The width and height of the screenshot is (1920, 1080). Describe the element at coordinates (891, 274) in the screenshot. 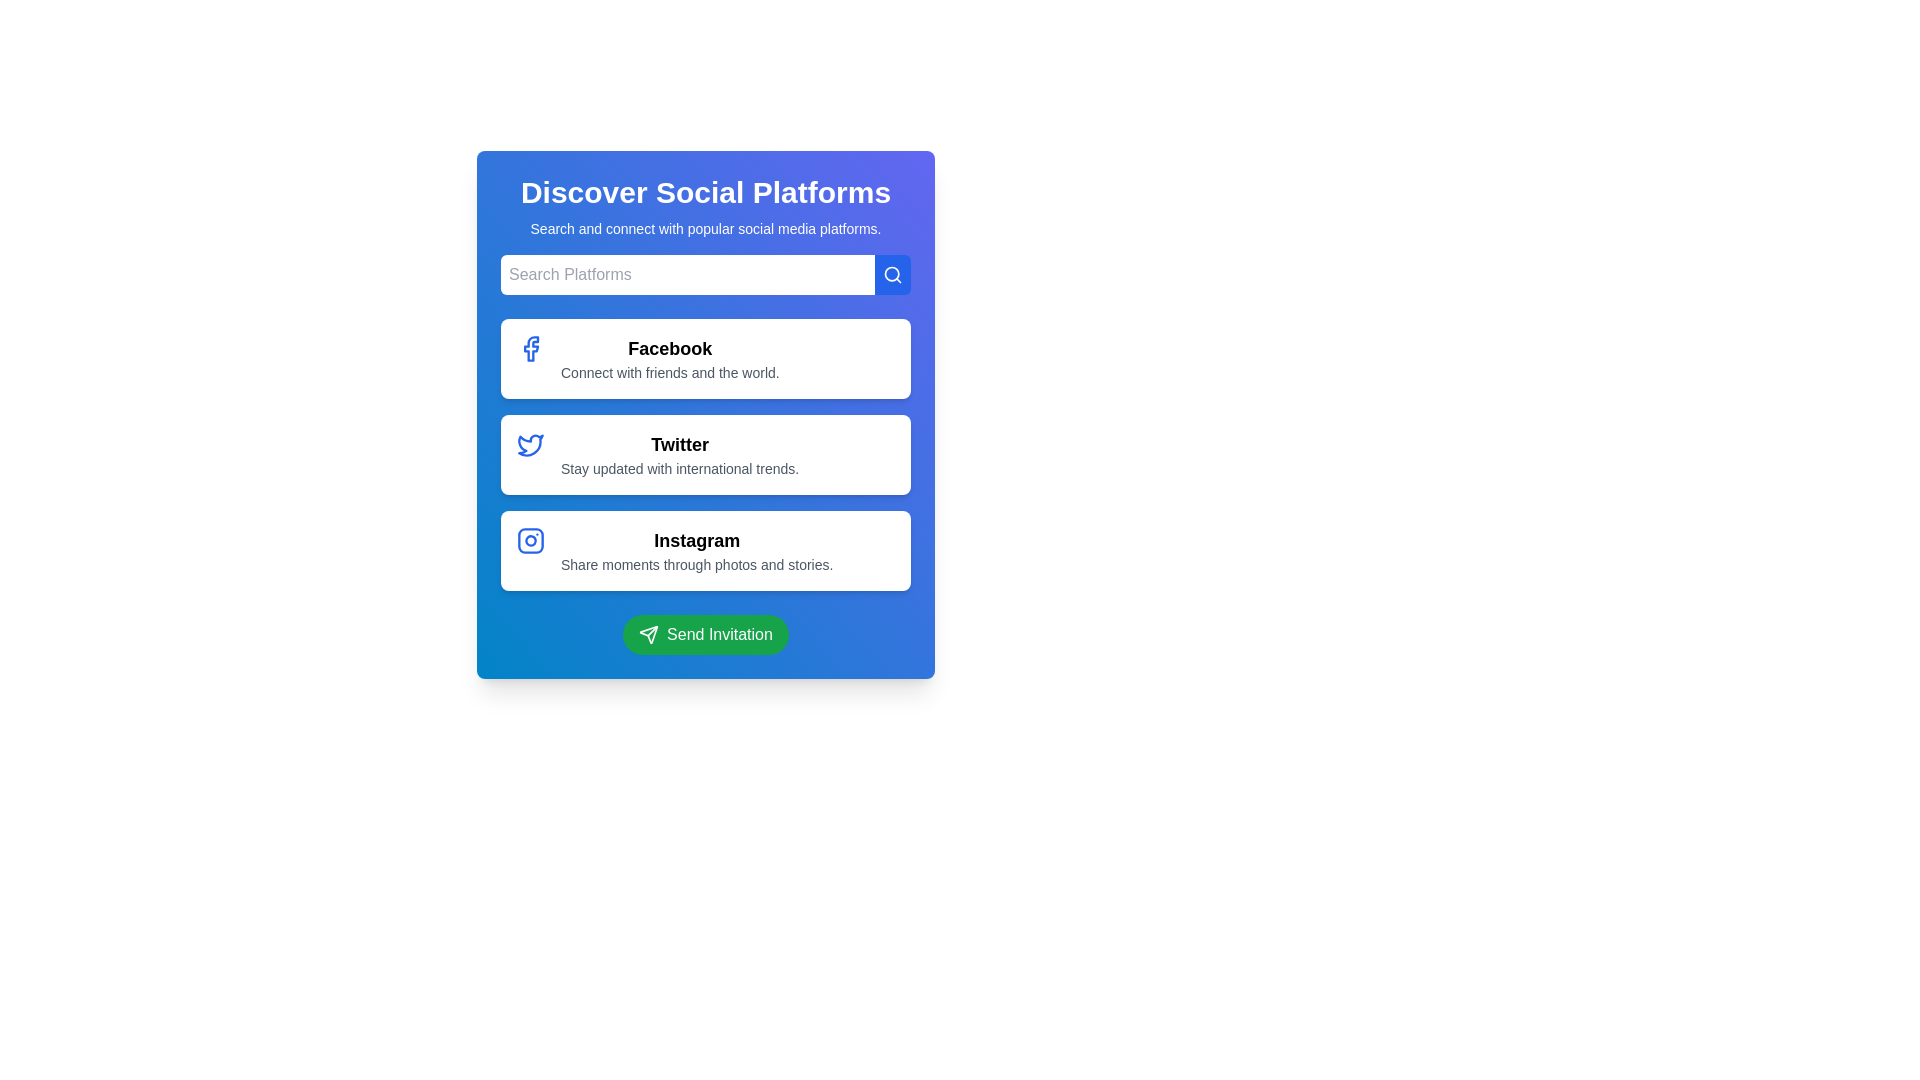

I see `the small square button with a blue background and a magnifying glass icon` at that location.